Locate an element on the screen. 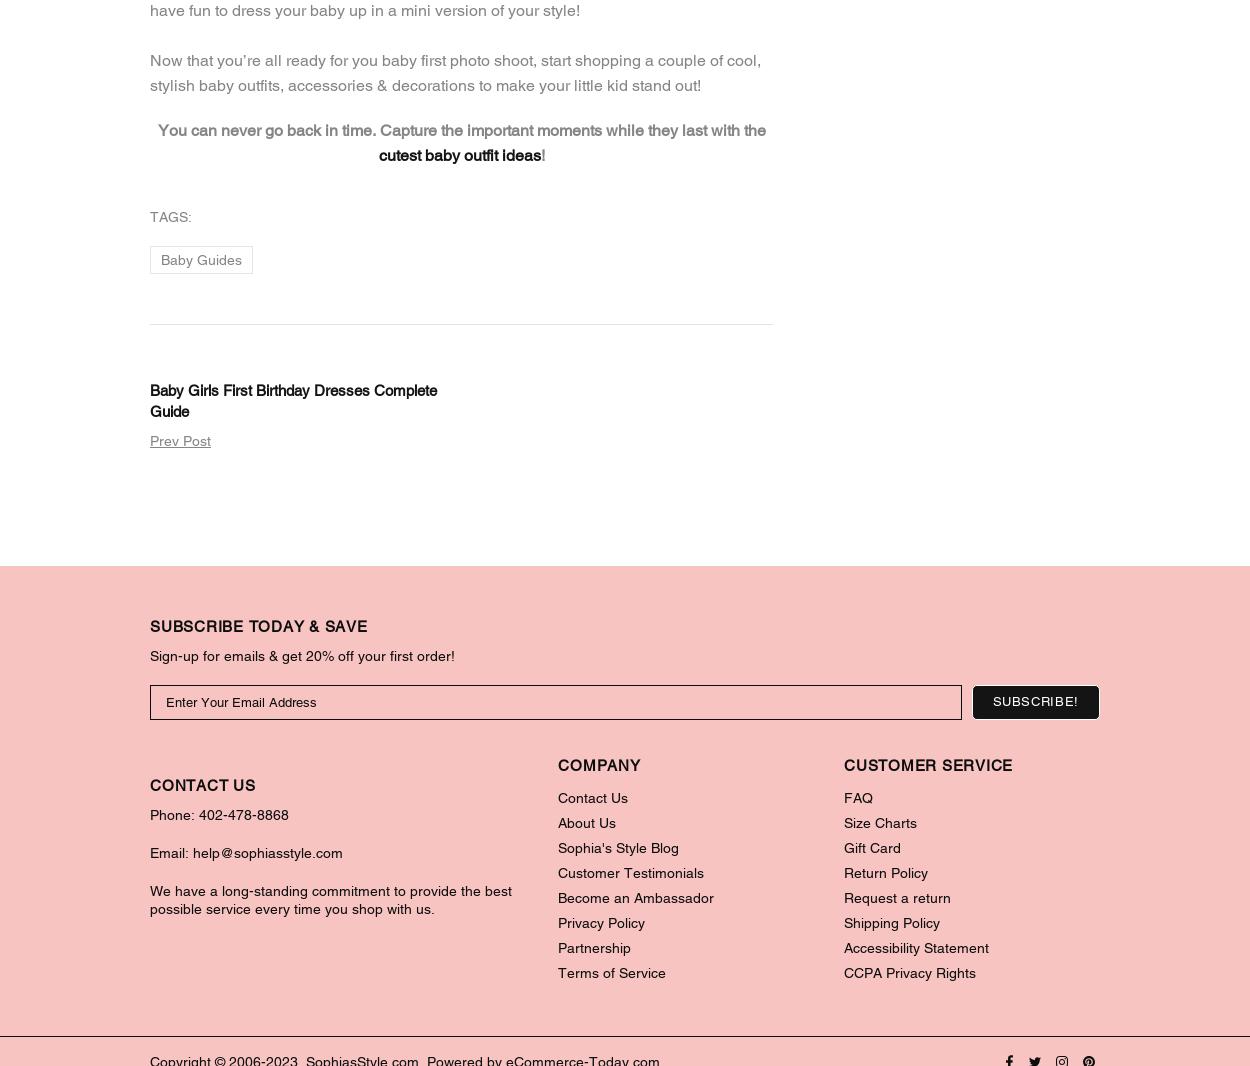 The image size is (1250, 1066). 'Sophia's Style Blog' is located at coordinates (617, 847).